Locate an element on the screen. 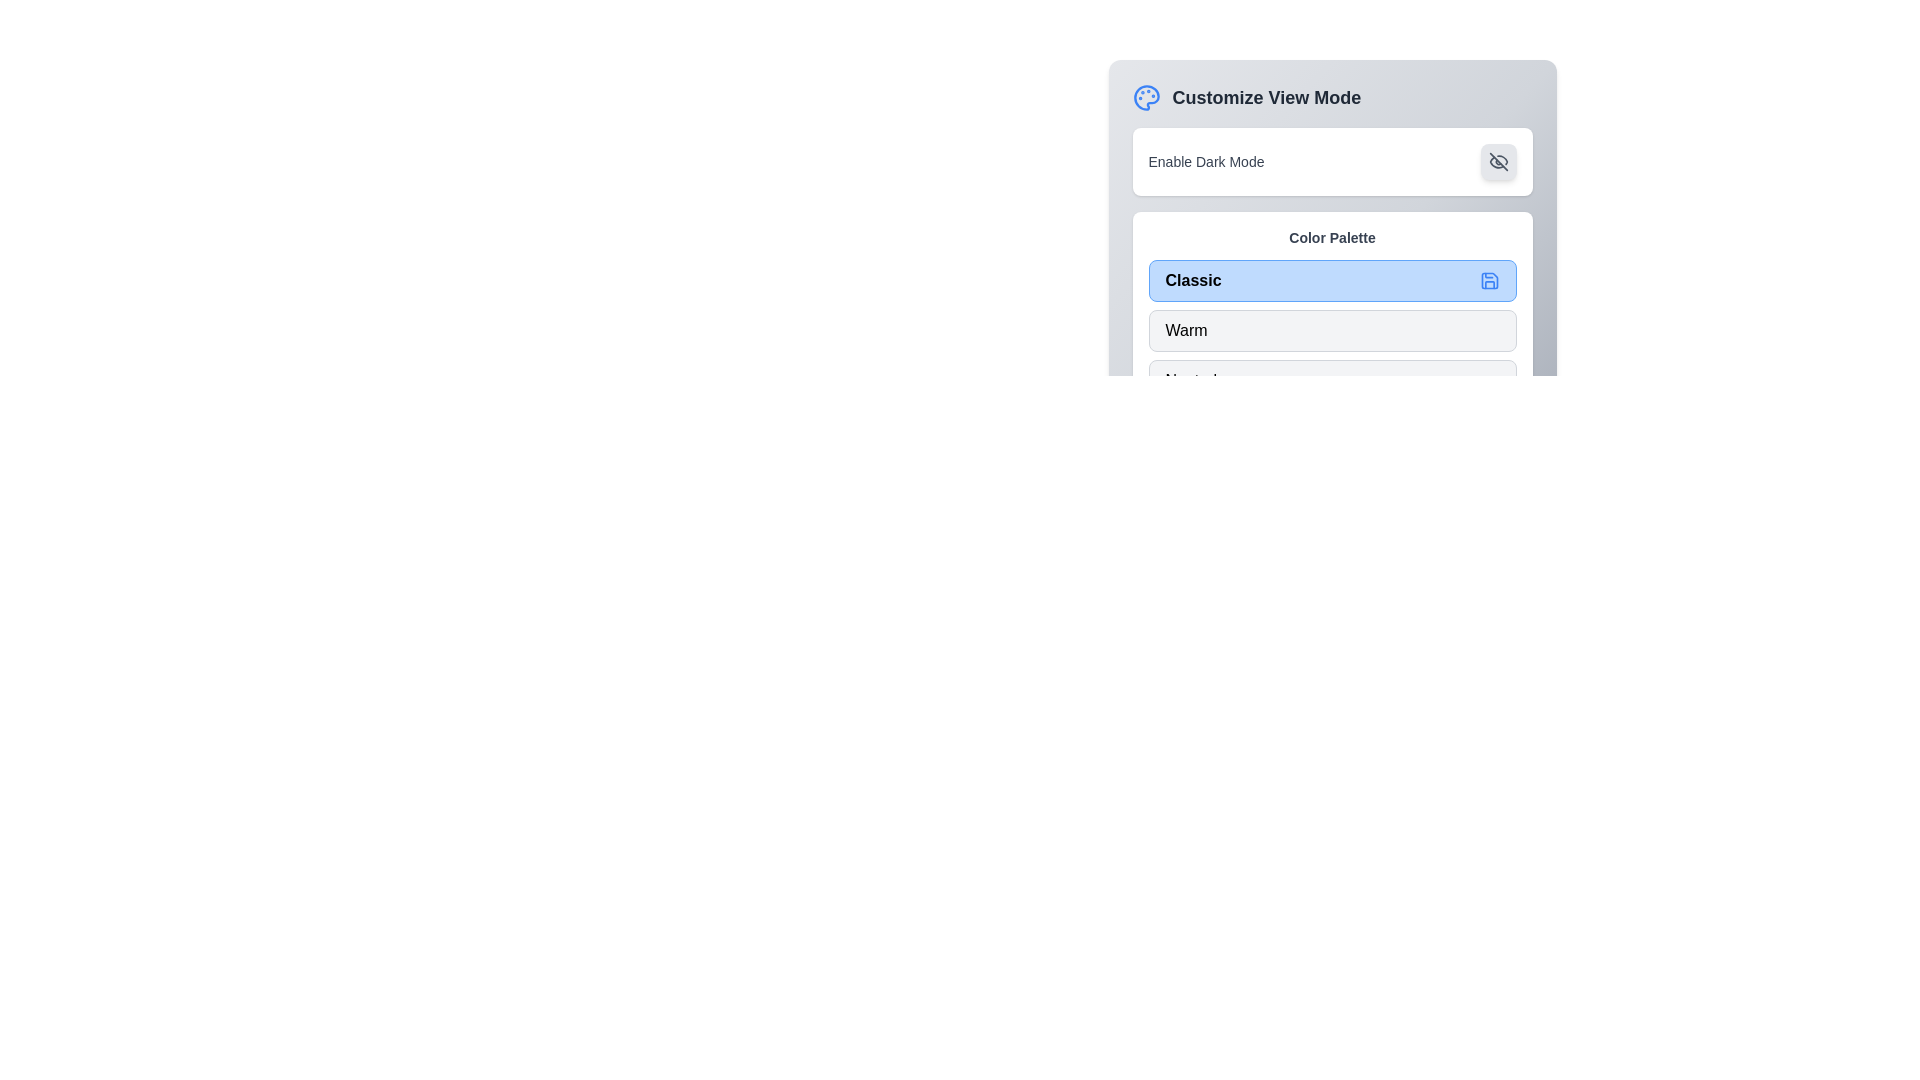 The height and width of the screenshot is (1080, 1920). the heading label that indicates the section for color themes, located at the top part of the section above the options 'Classic', 'Warm', 'Neutral', and 'Cool' is located at coordinates (1332, 237).